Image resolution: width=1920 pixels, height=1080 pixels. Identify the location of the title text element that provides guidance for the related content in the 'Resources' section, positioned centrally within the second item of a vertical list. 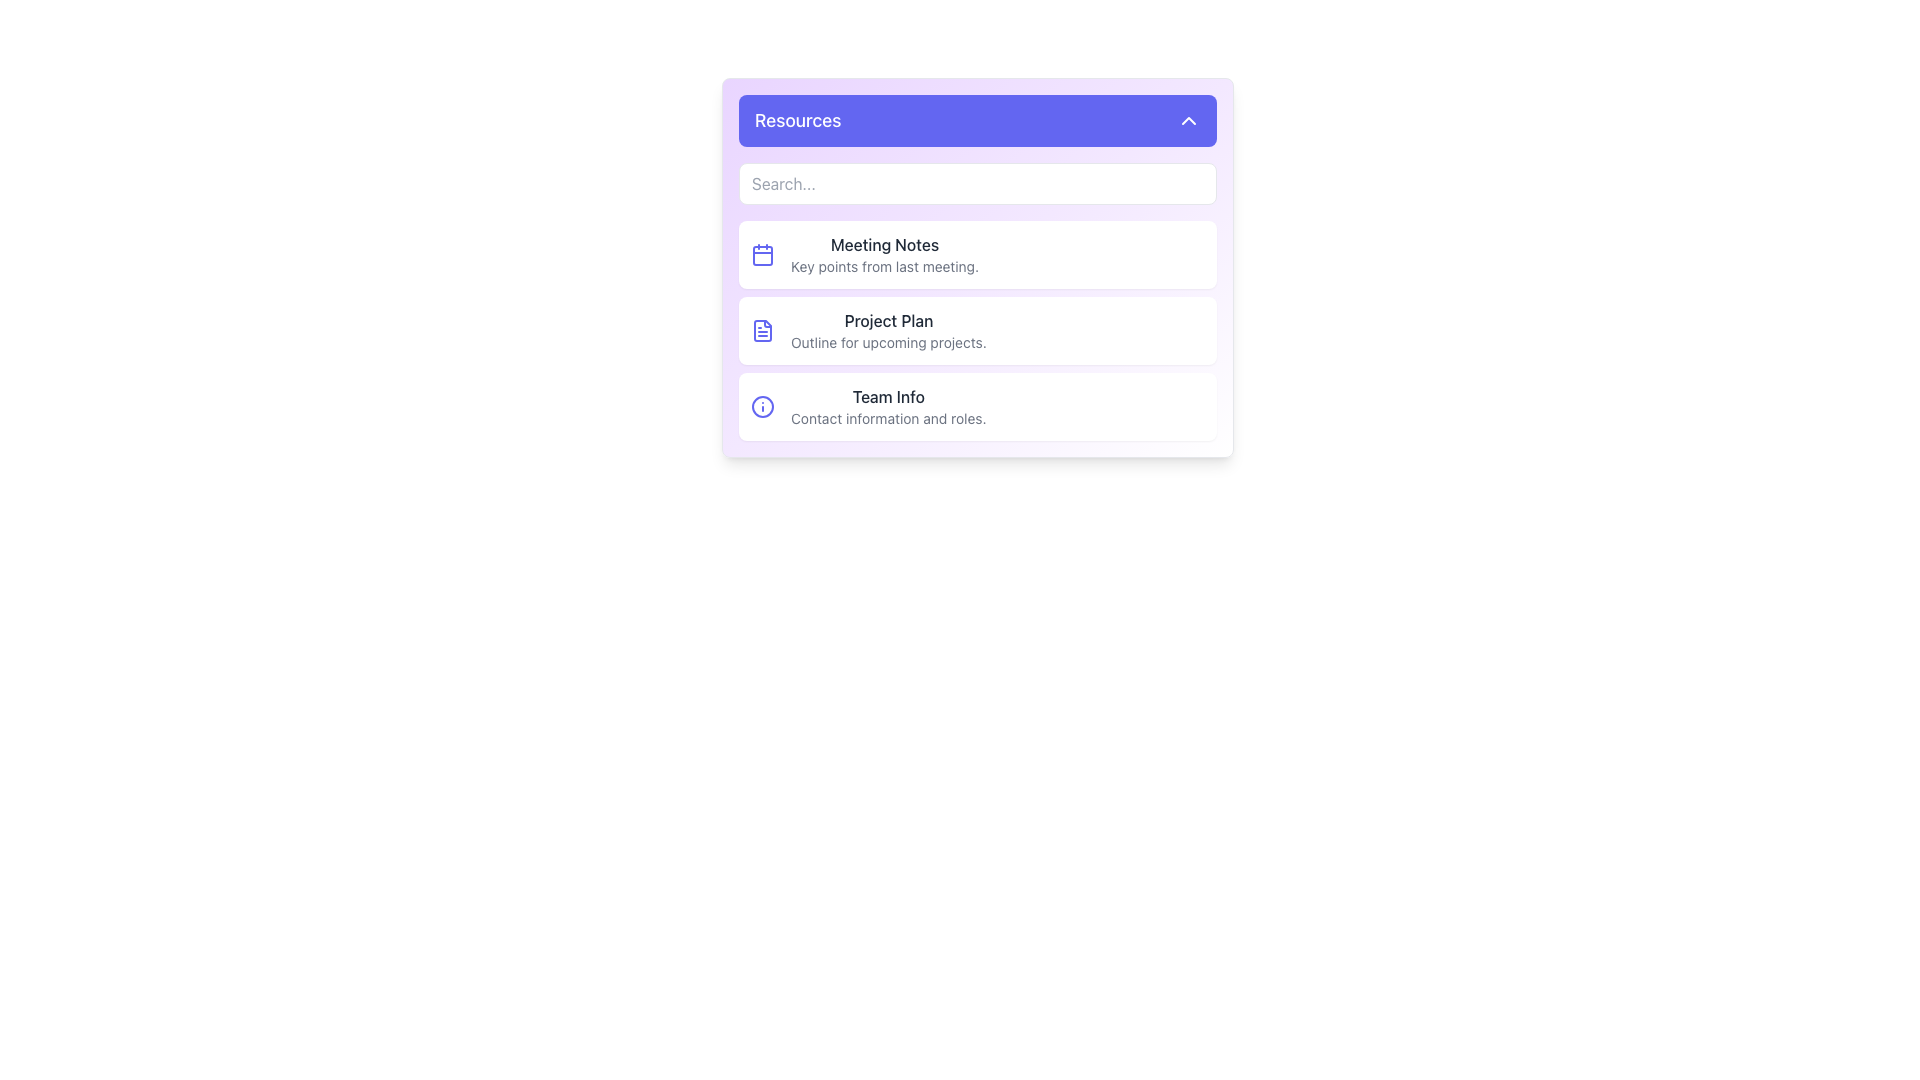
(887, 319).